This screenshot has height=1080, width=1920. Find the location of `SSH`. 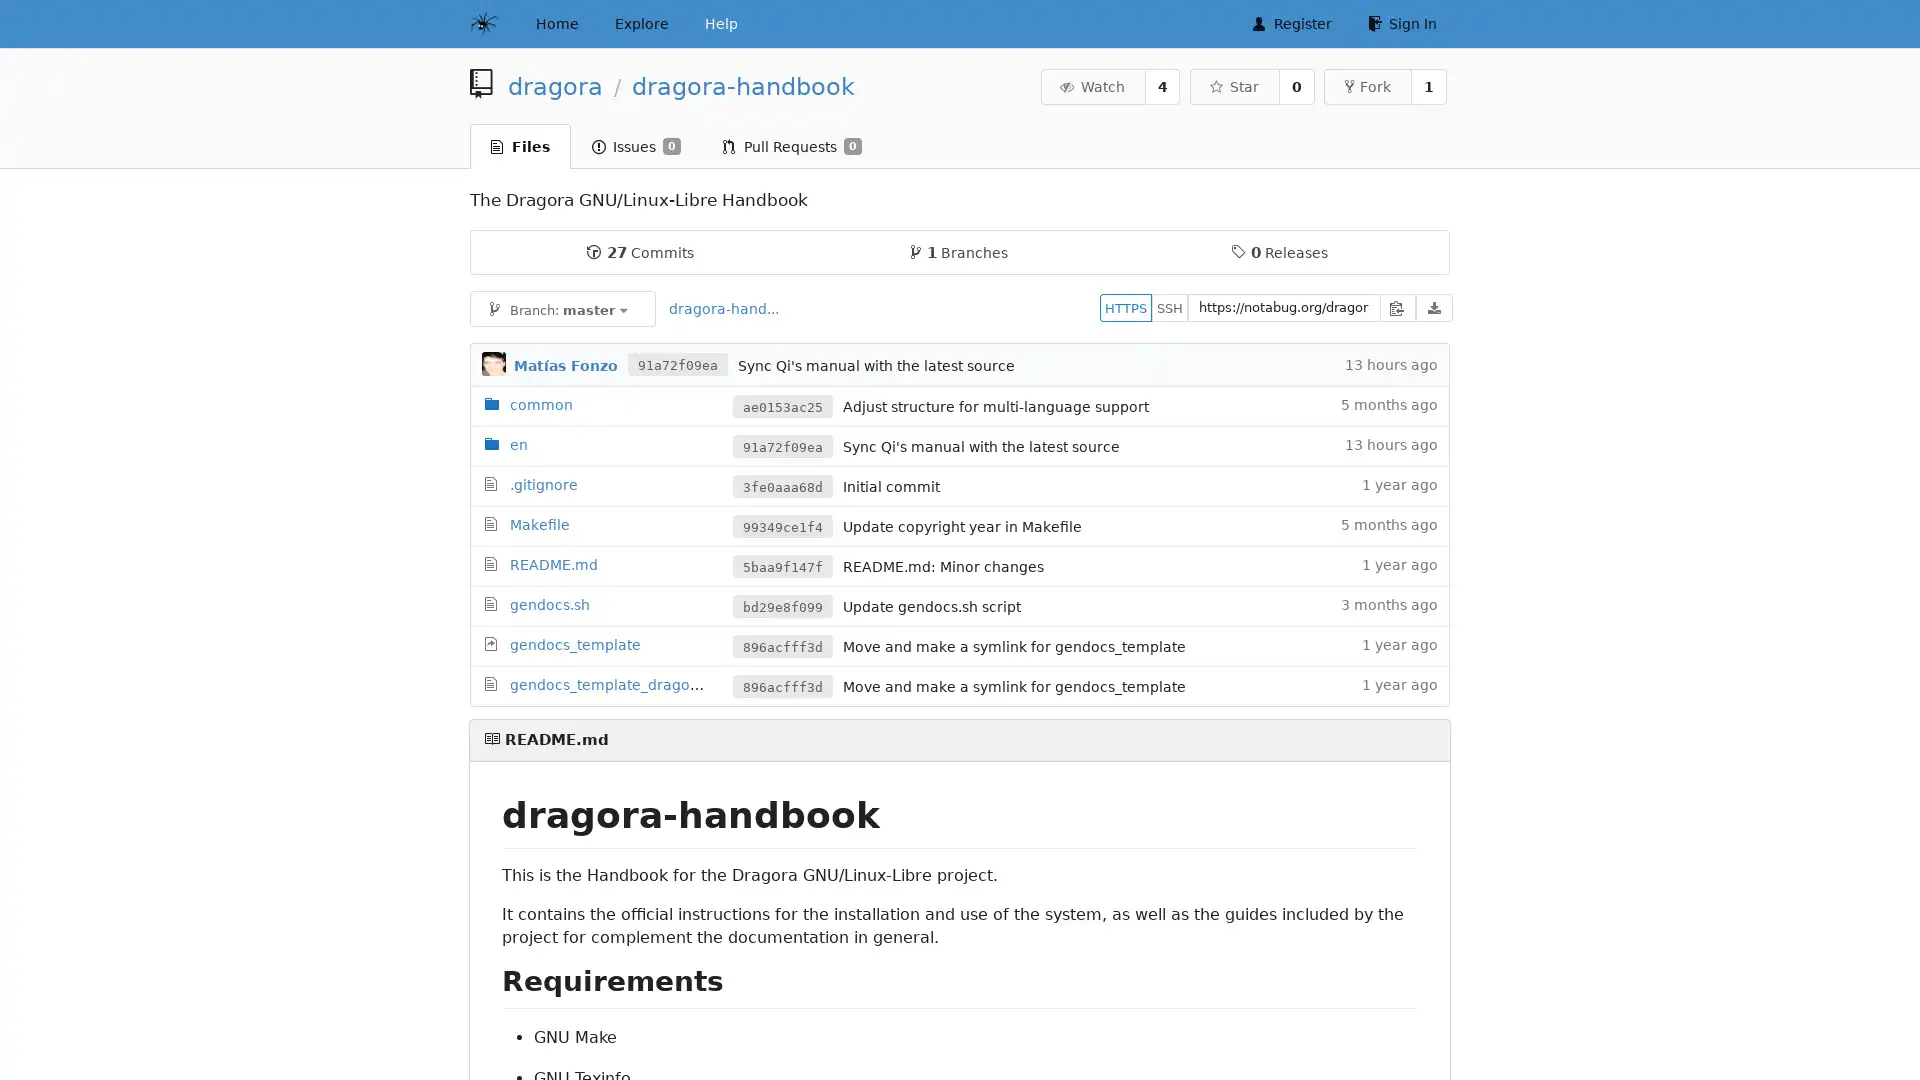

SSH is located at coordinates (1170, 307).